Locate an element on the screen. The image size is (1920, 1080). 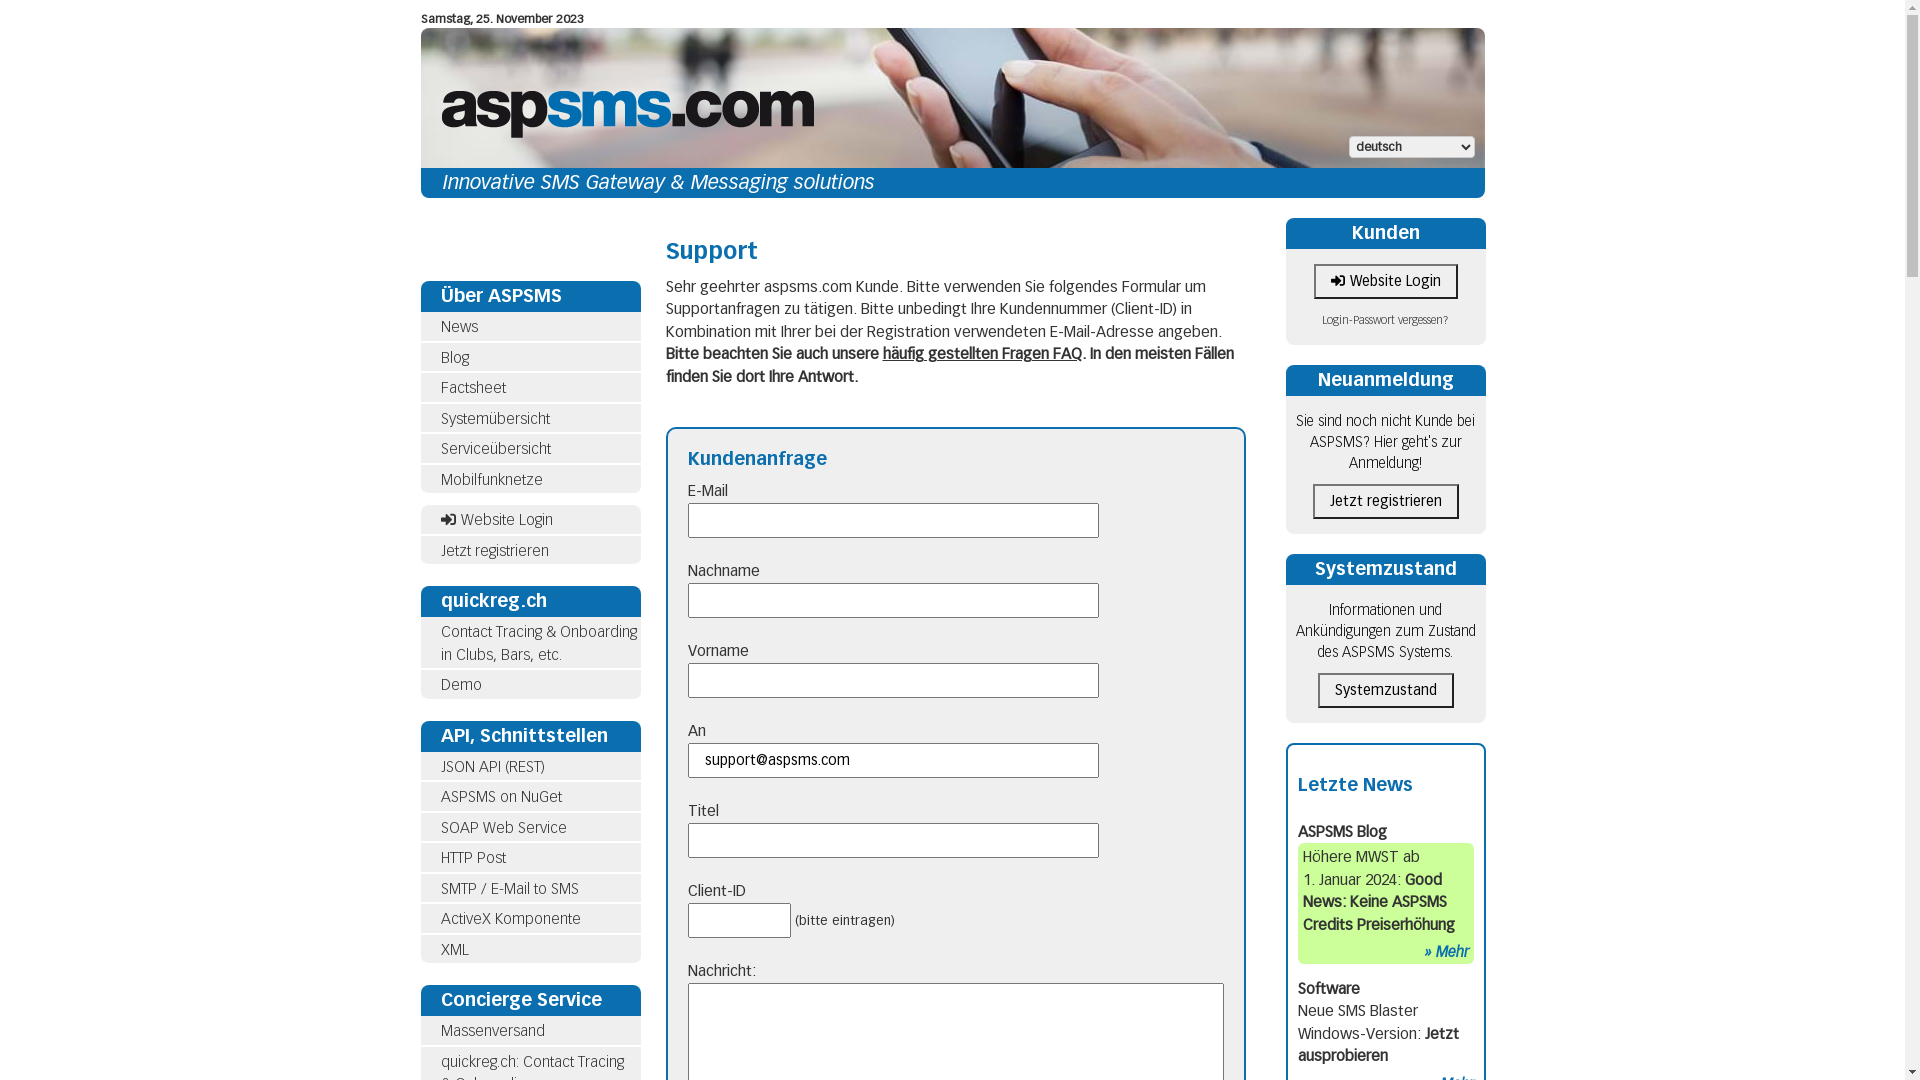
'JSON API (REST)' is located at coordinates (529, 766).